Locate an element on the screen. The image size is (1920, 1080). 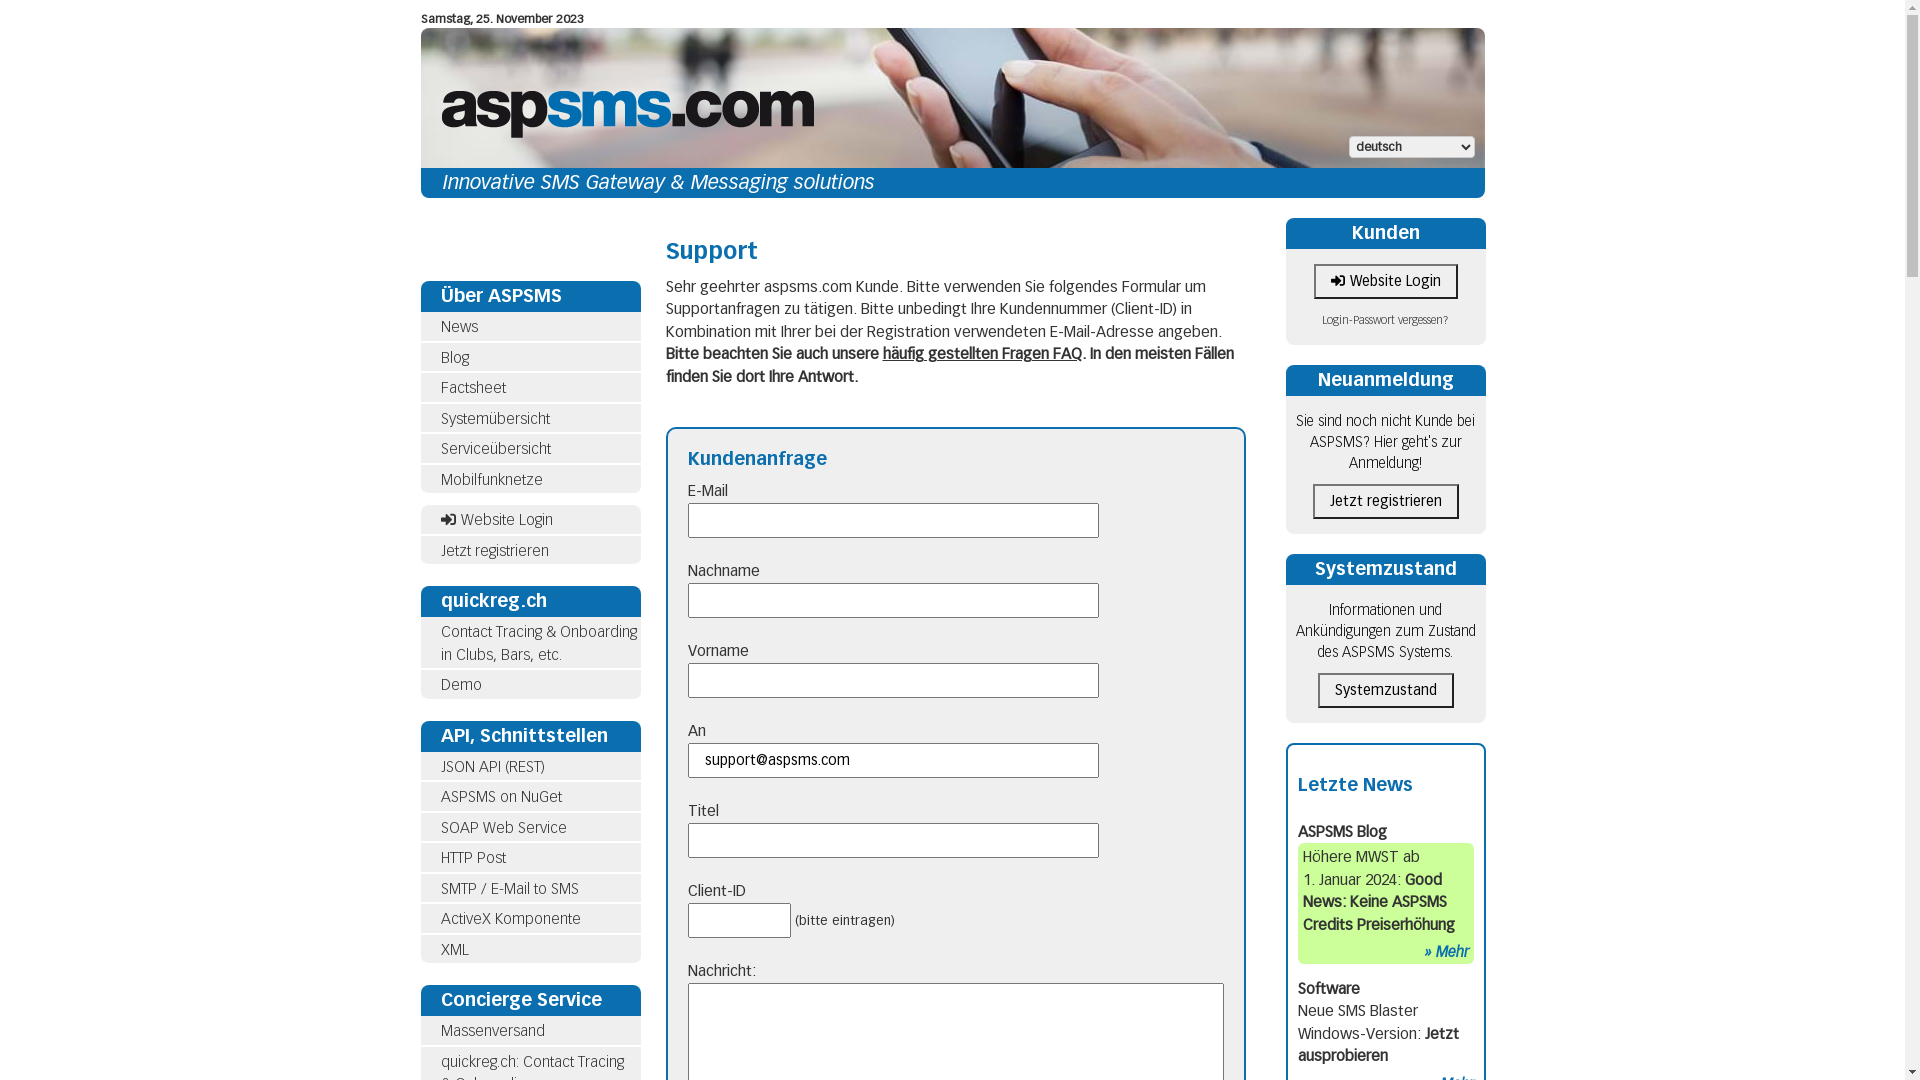
'JSON API (REST)' is located at coordinates (529, 766).